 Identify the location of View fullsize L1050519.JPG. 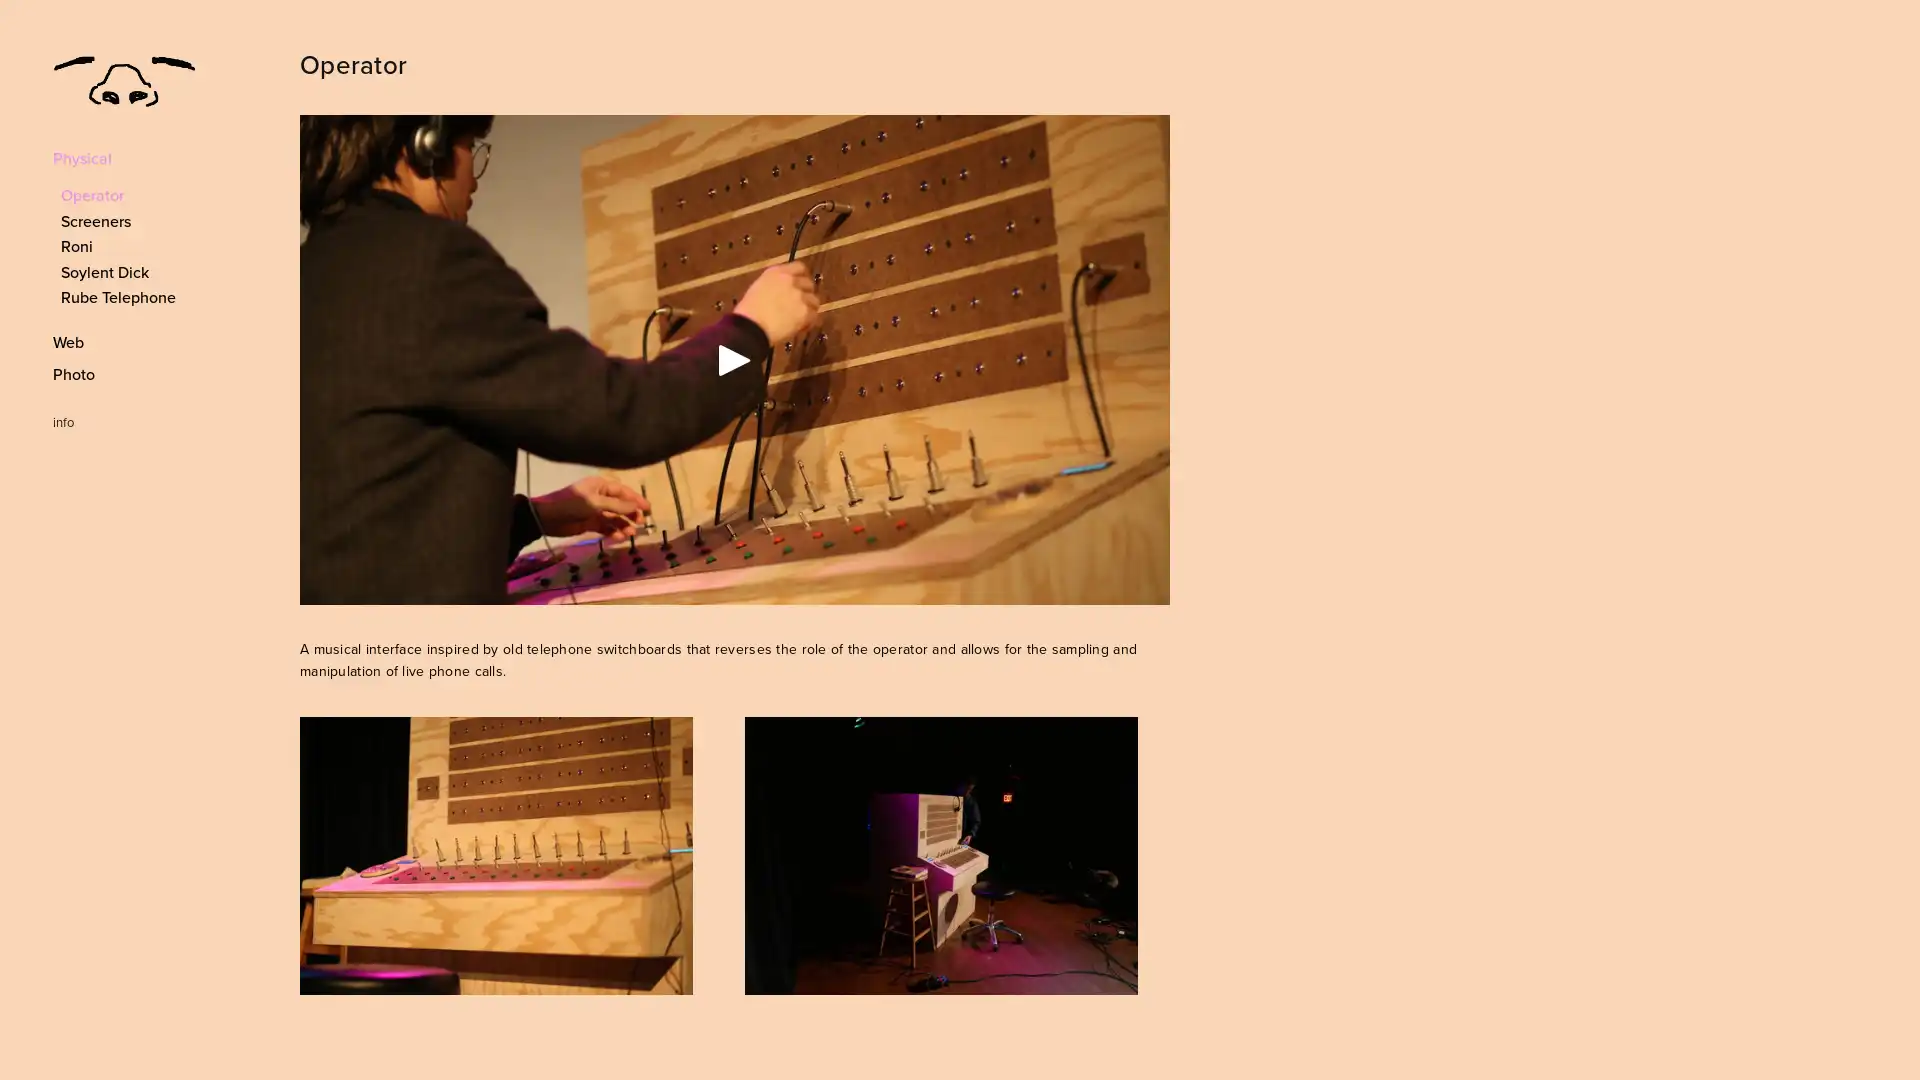
(956, 875).